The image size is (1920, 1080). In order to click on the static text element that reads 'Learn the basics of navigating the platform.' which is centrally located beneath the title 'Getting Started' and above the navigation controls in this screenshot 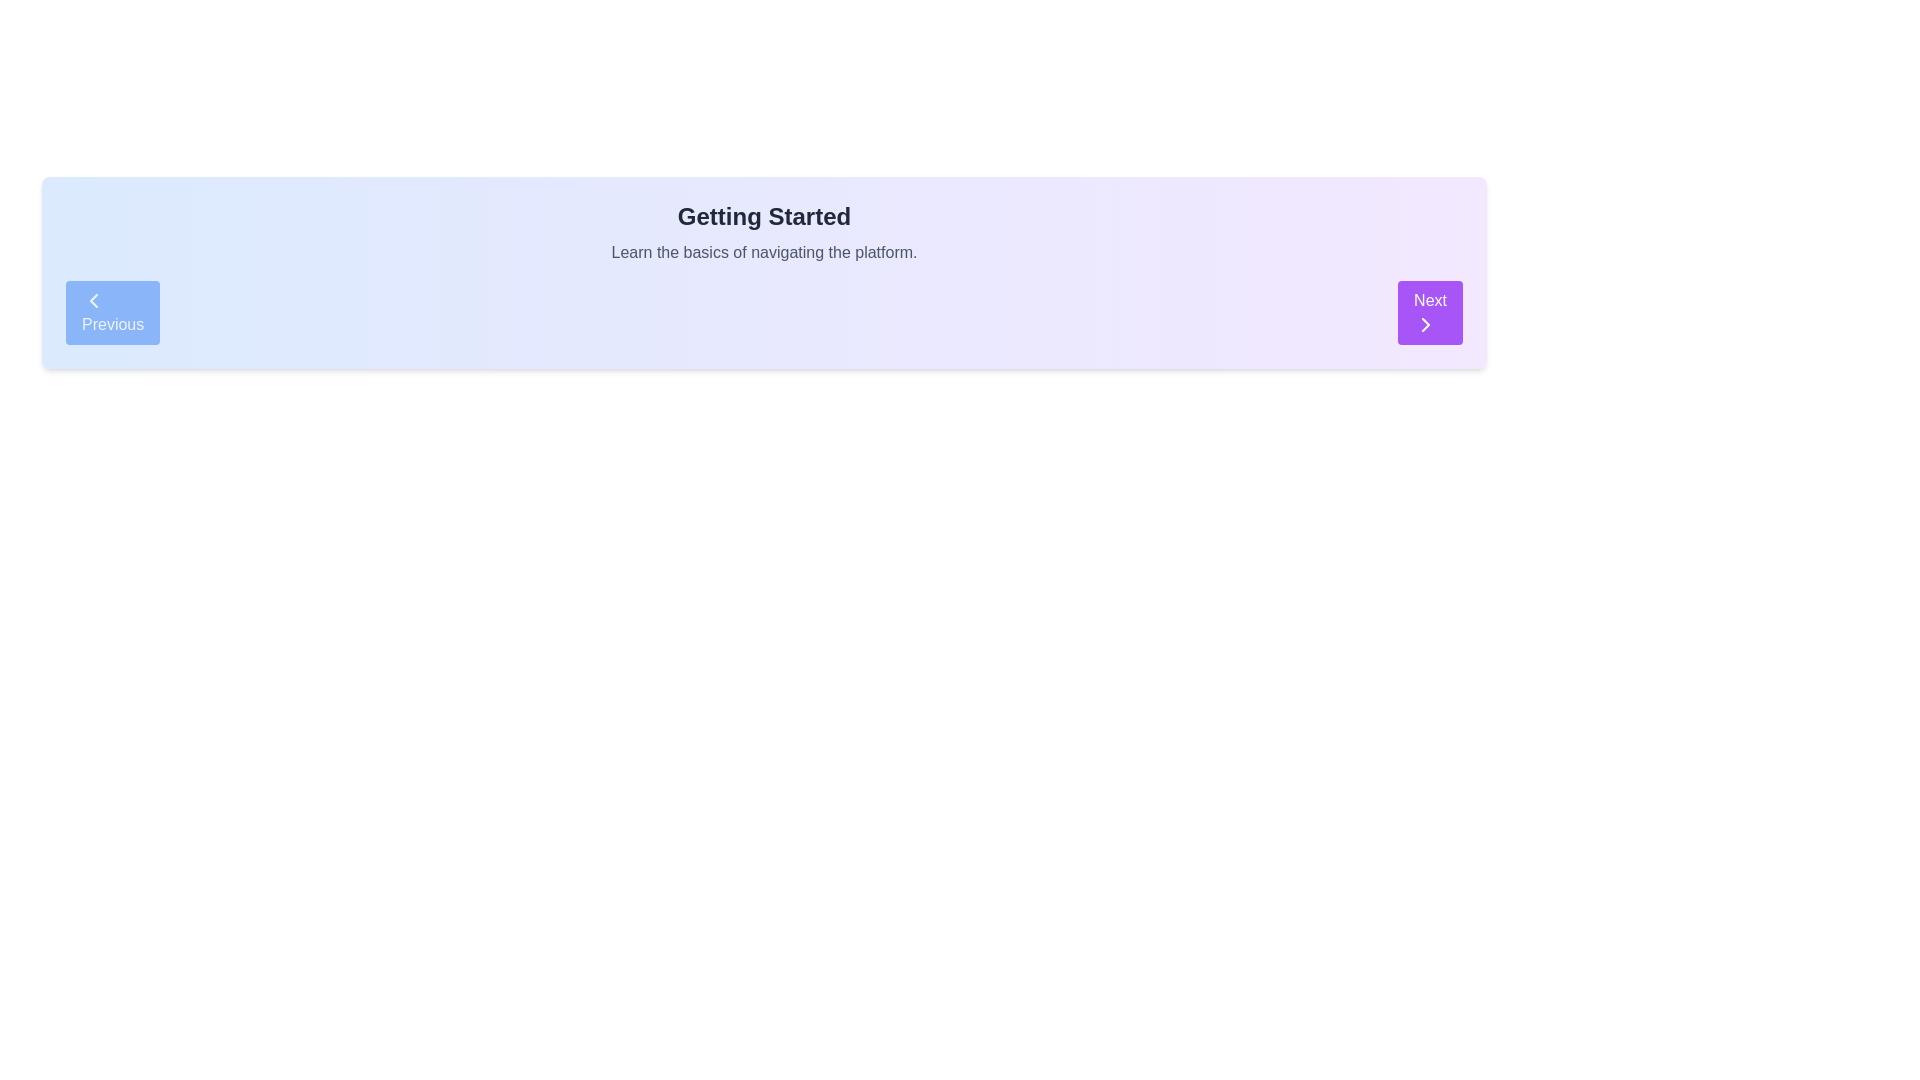, I will do `click(763, 252)`.